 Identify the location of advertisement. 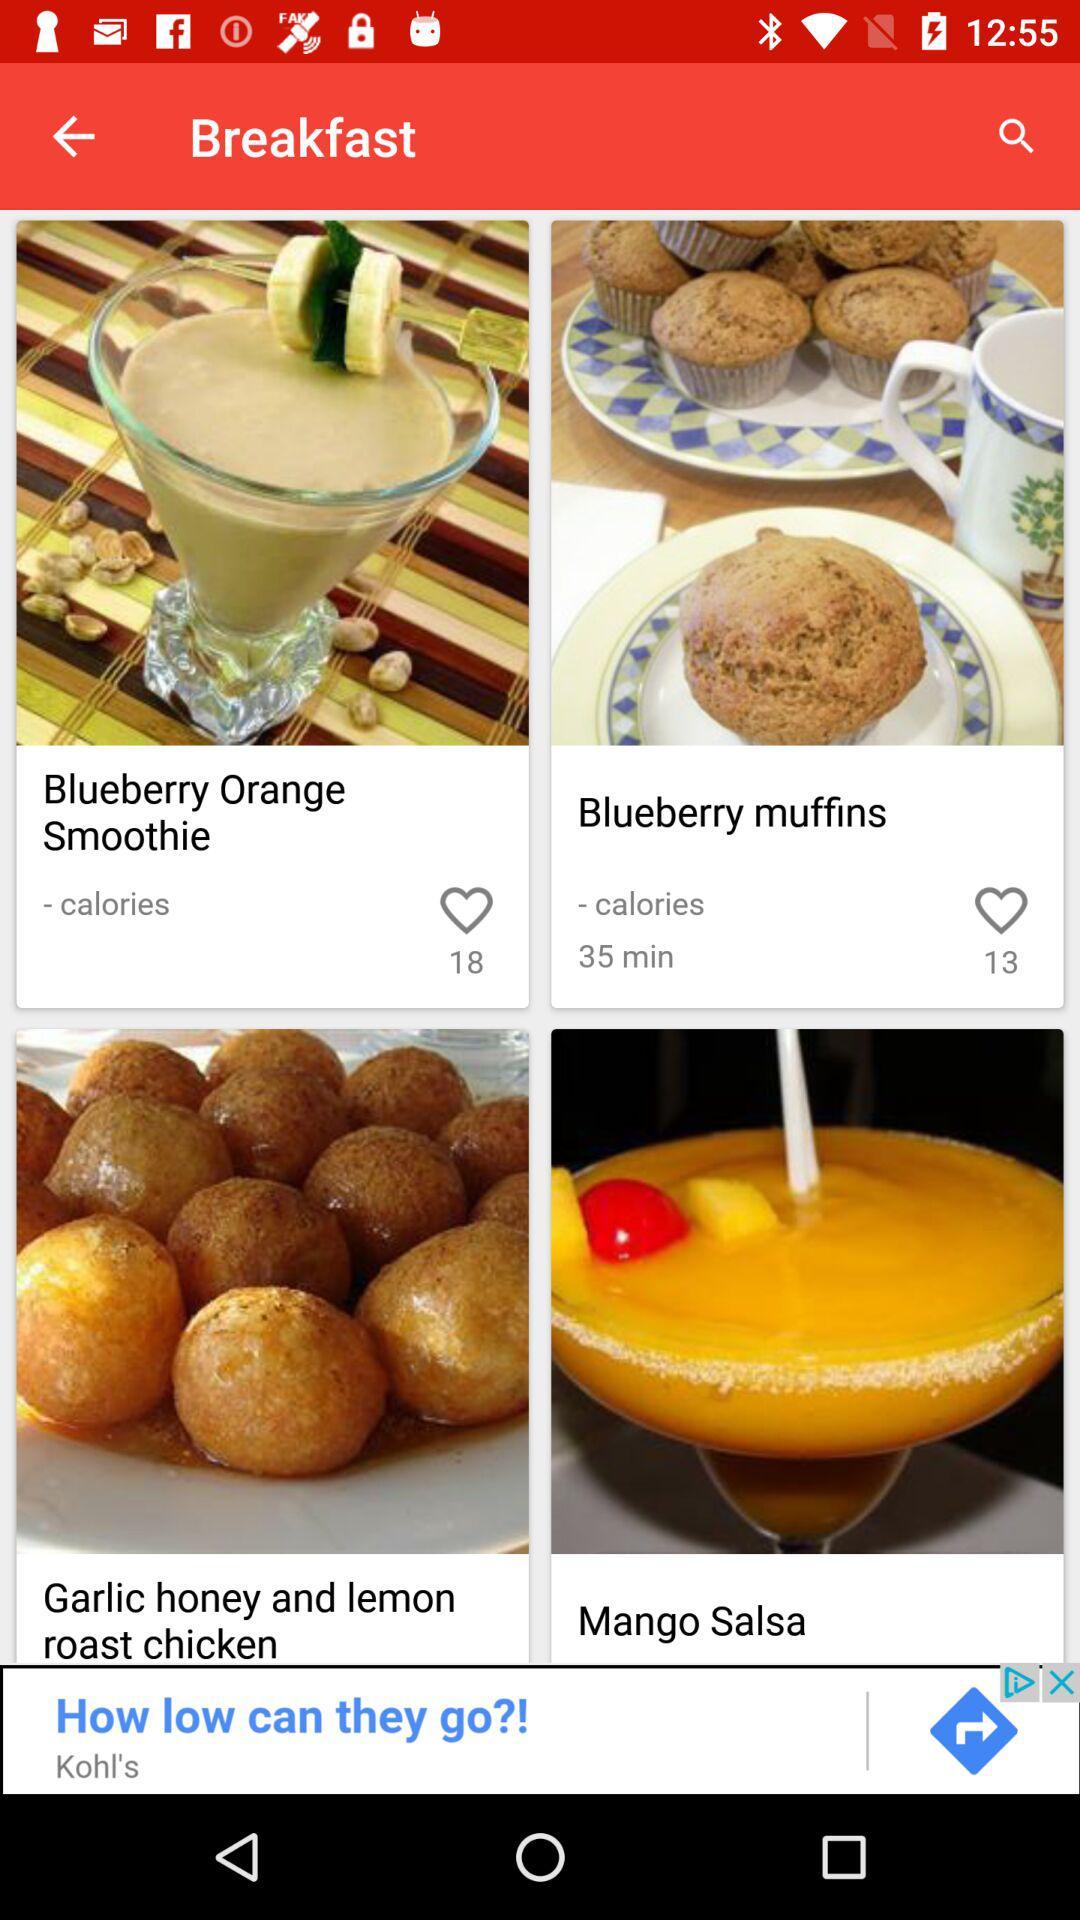
(540, 1727).